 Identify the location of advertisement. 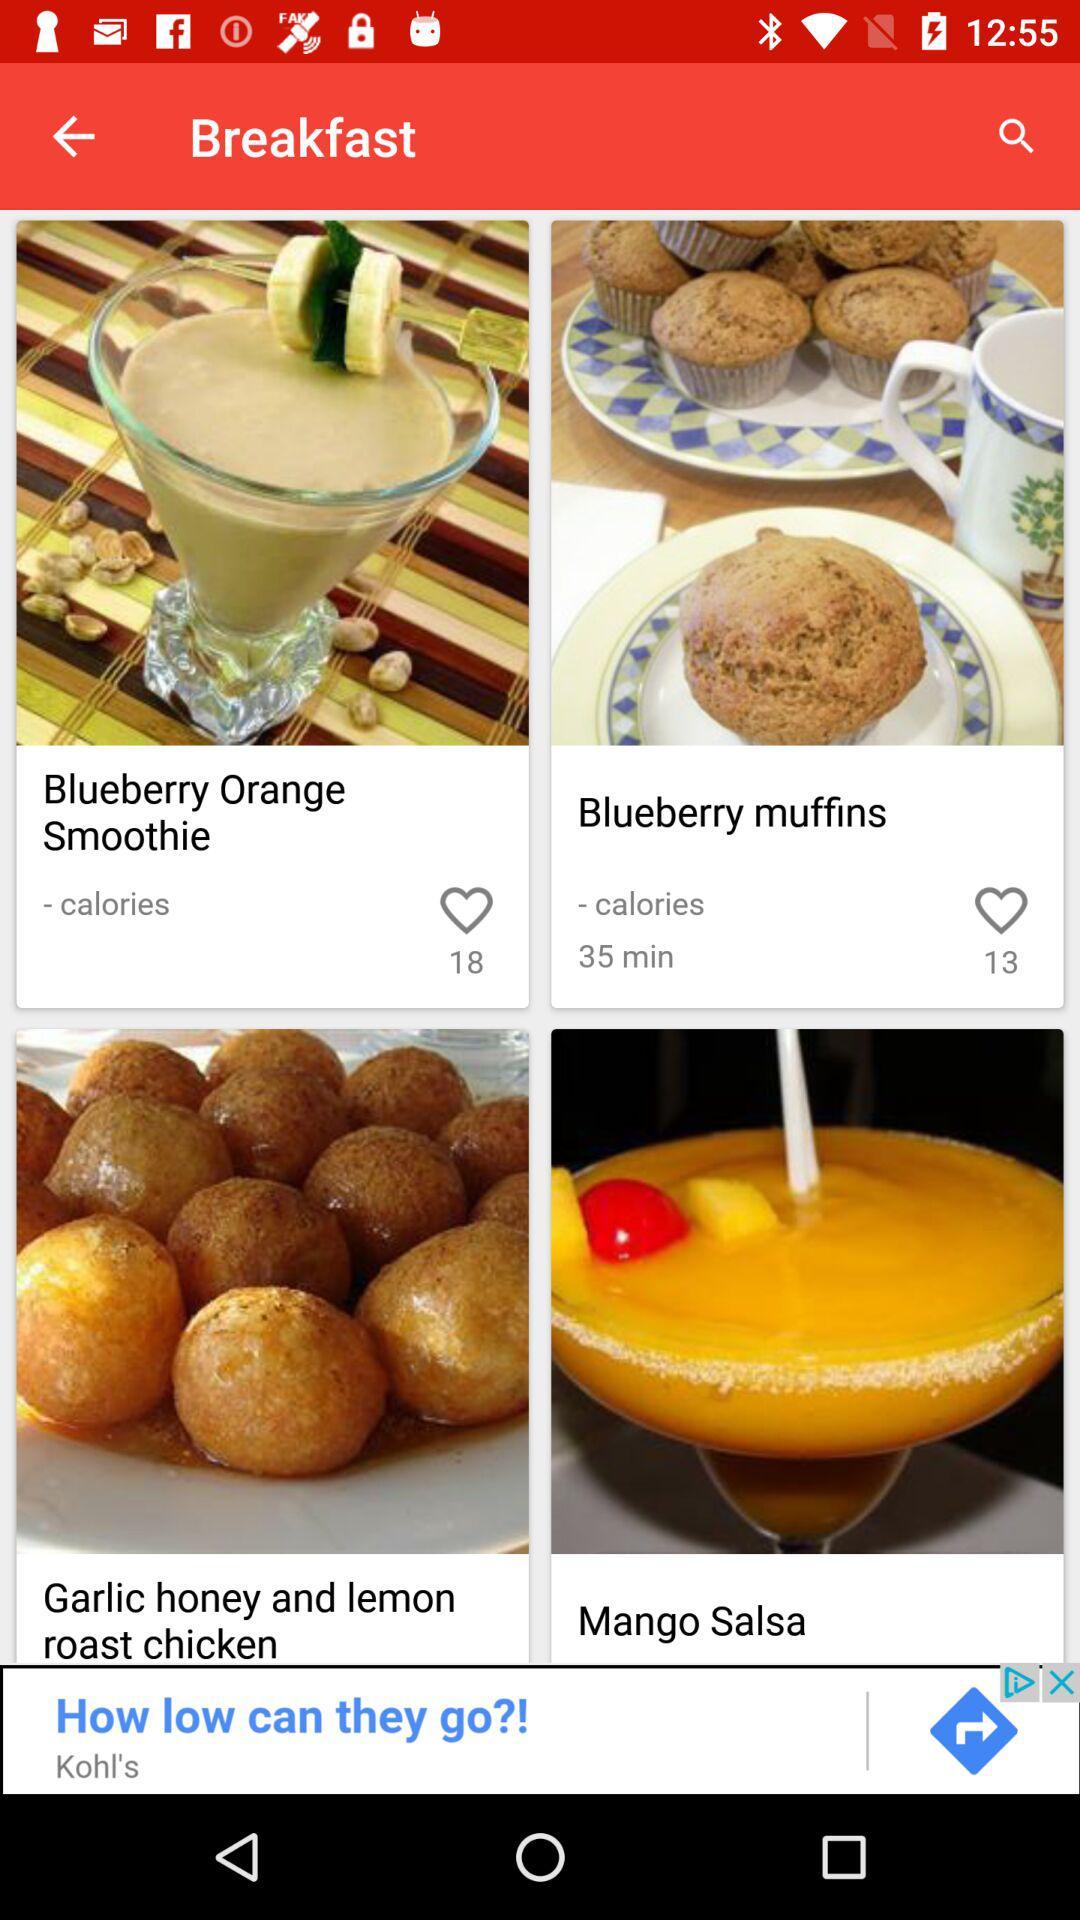
(540, 1727).